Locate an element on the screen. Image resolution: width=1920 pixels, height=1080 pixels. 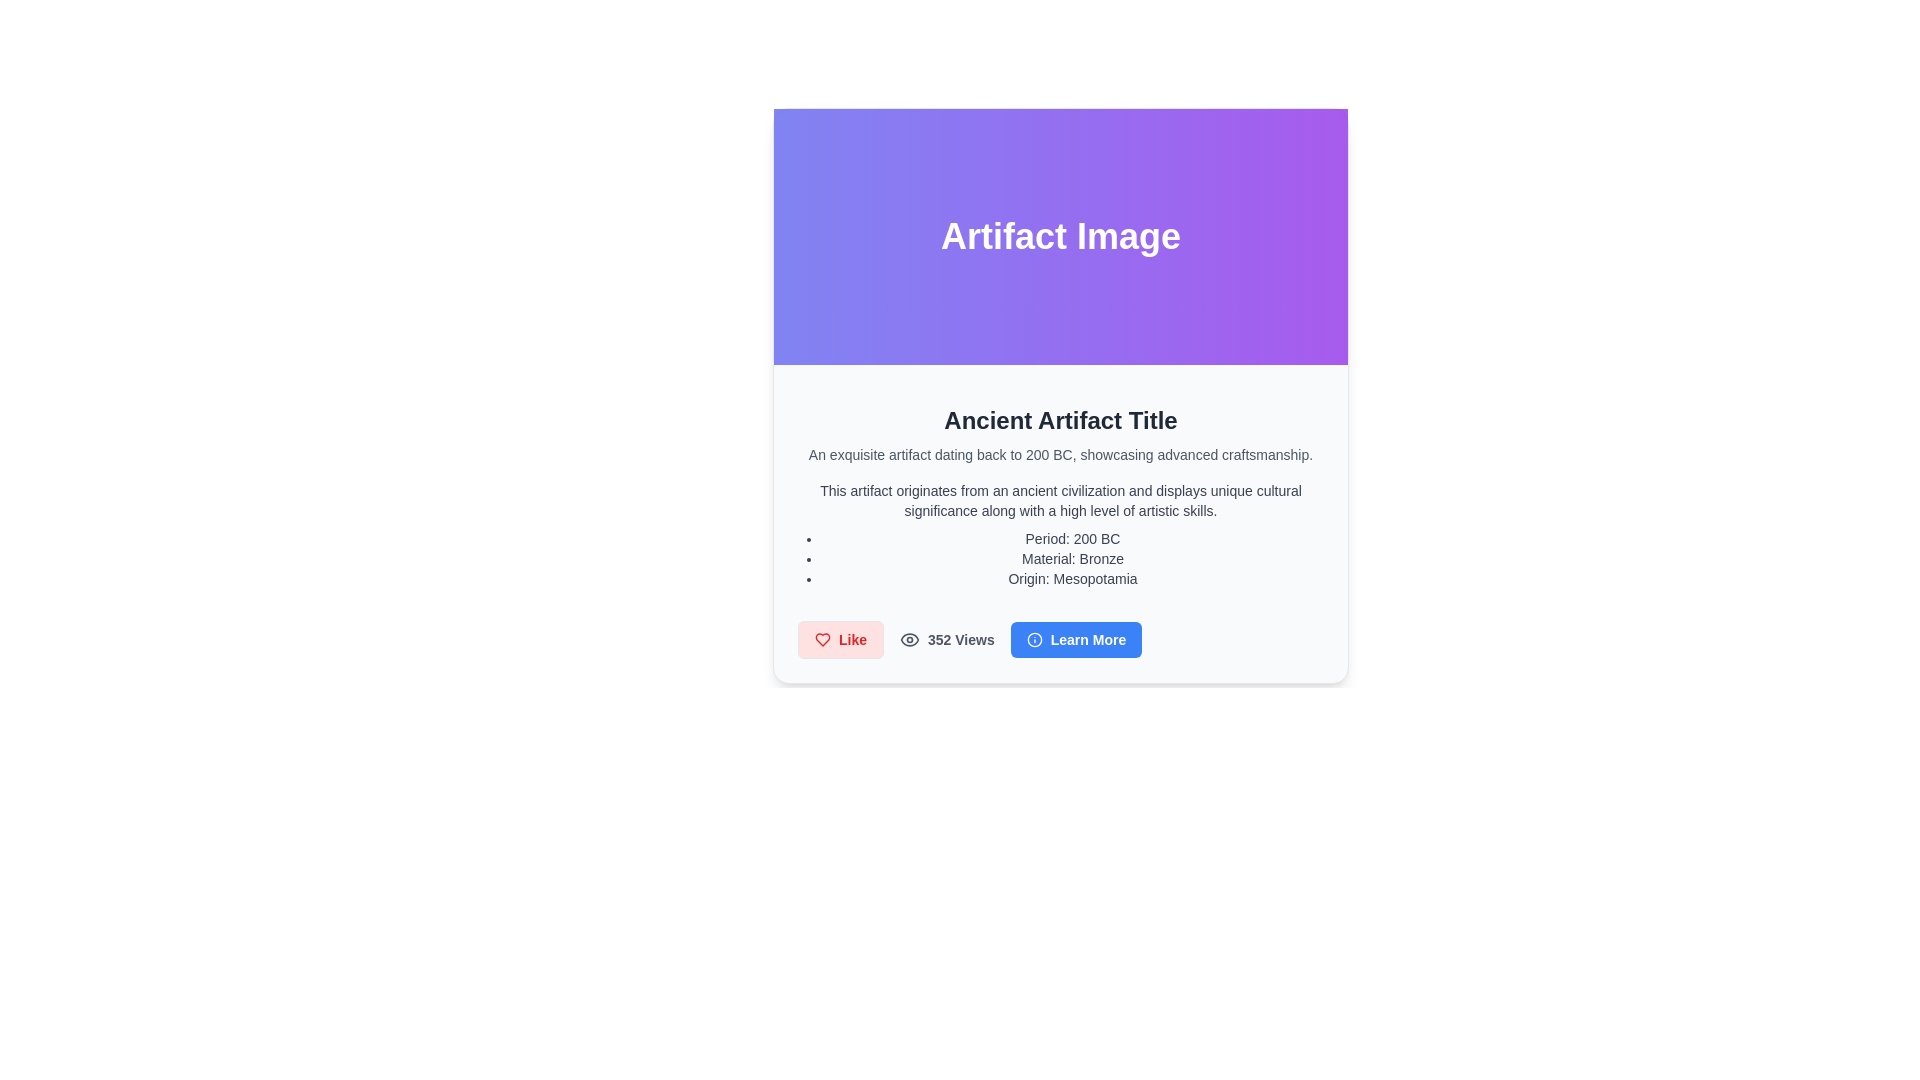
the text block that contains a detailed description of the historical artifact's cultural and artistic significance, which is located below the title 'Ancient Artifact Title' and above interactive buttons is located at coordinates (1059, 534).